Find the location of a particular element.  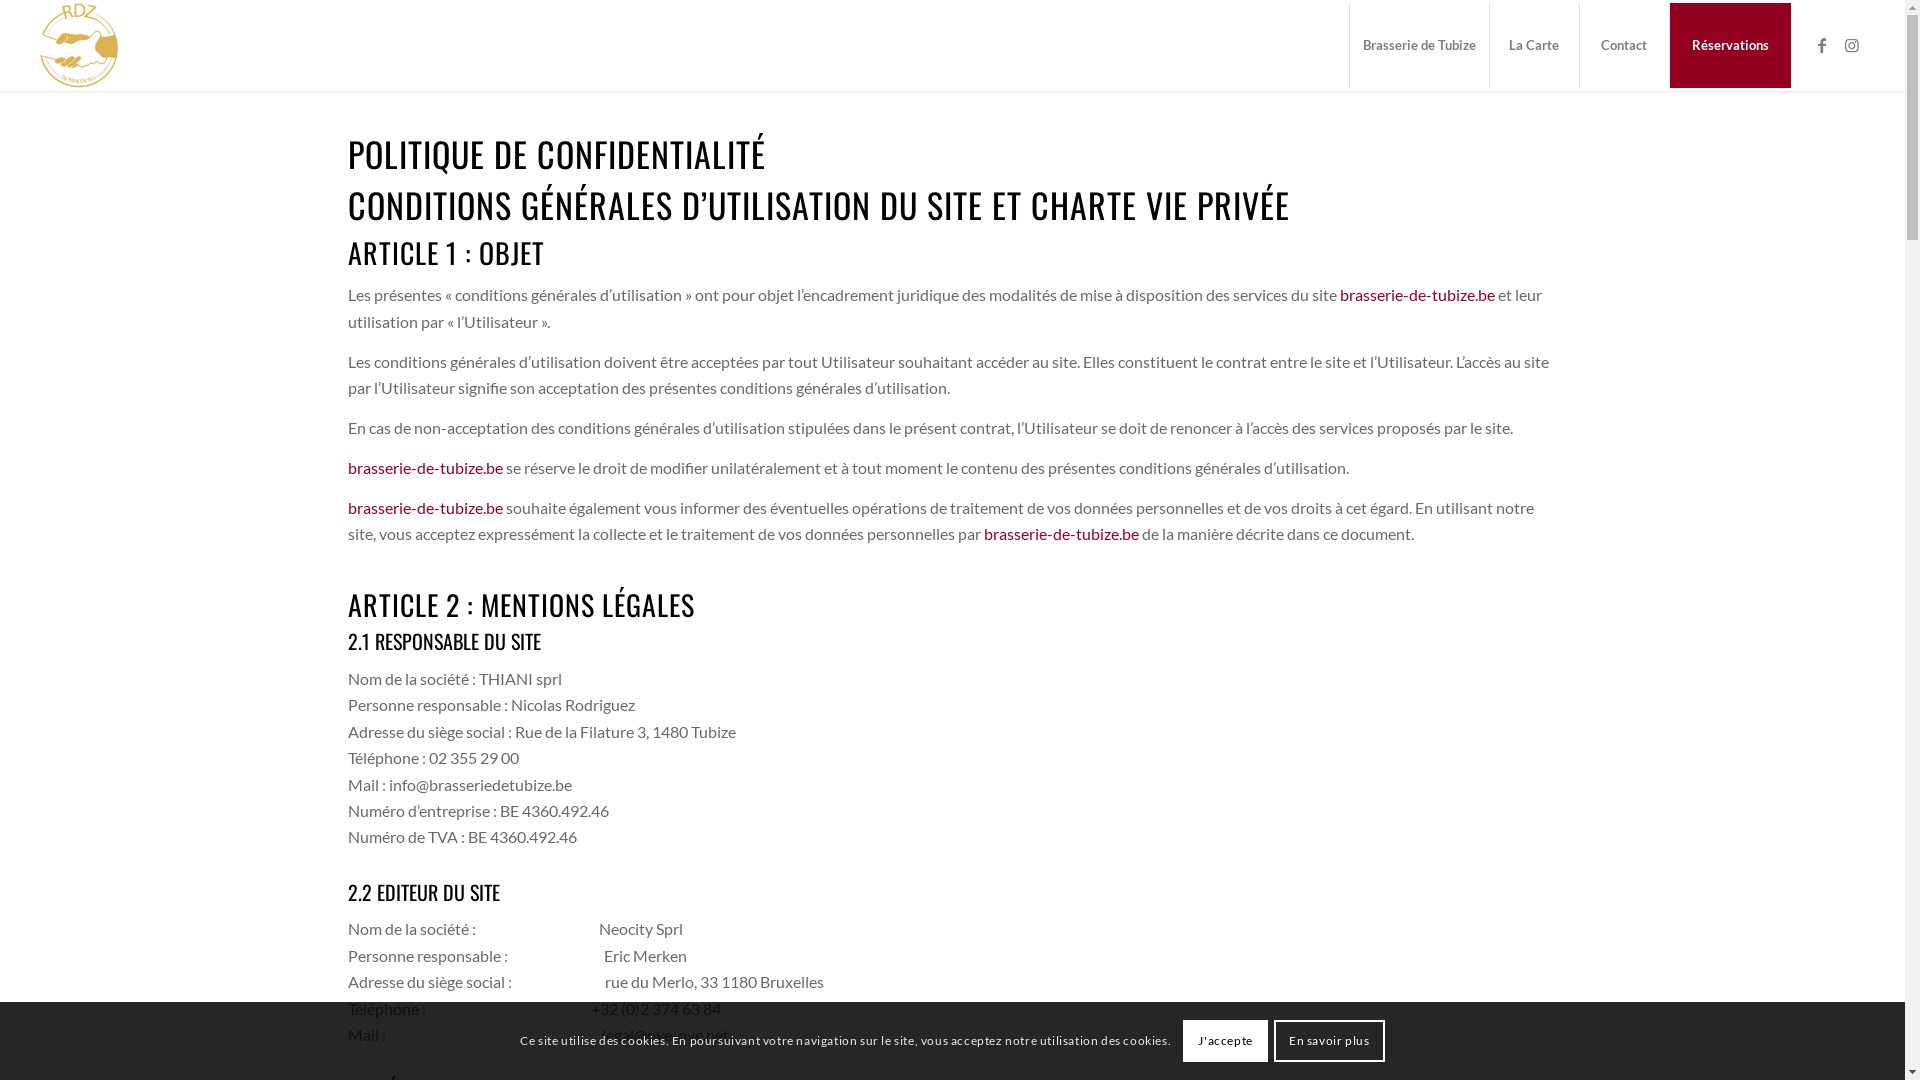

'La Carte' is located at coordinates (1533, 45).